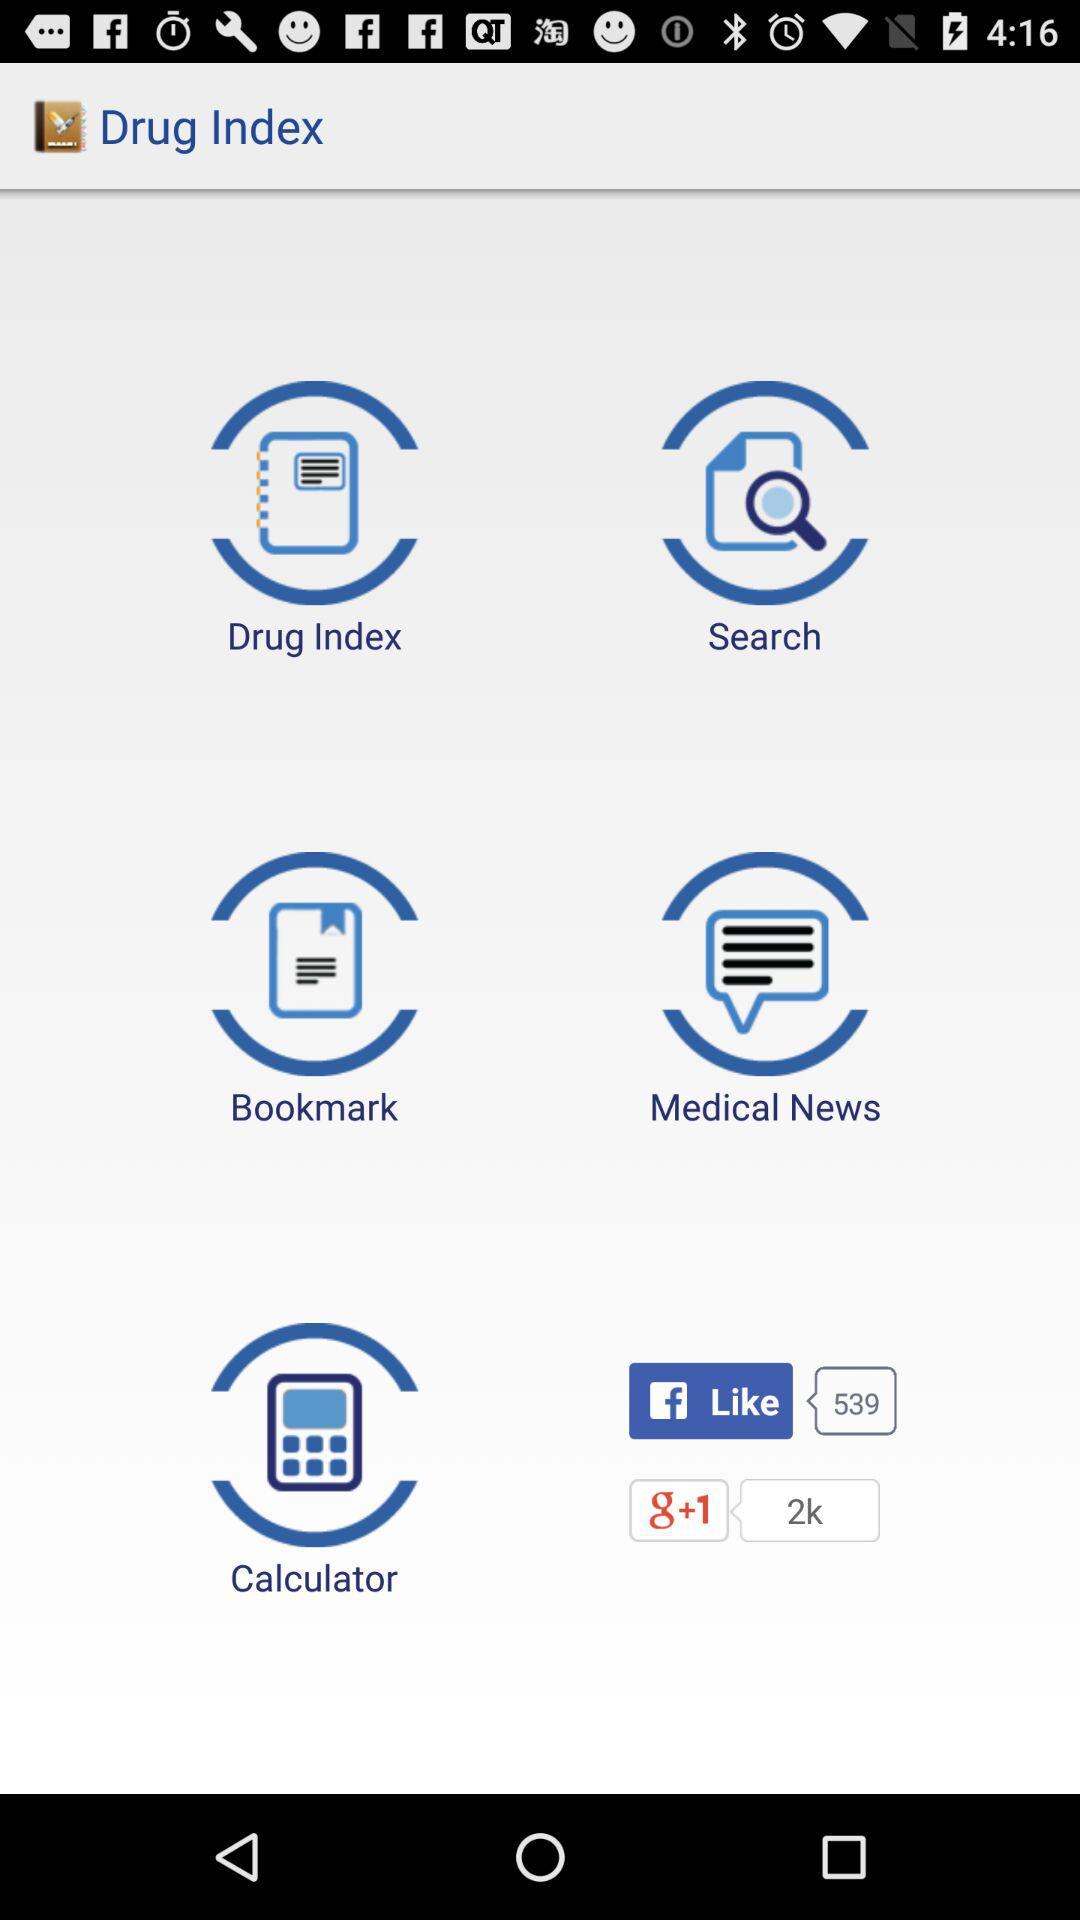 This screenshot has height=1920, width=1080. Describe the element at coordinates (314, 991) in the screenshot. I see `the button to the left of the medical news button` at that location.